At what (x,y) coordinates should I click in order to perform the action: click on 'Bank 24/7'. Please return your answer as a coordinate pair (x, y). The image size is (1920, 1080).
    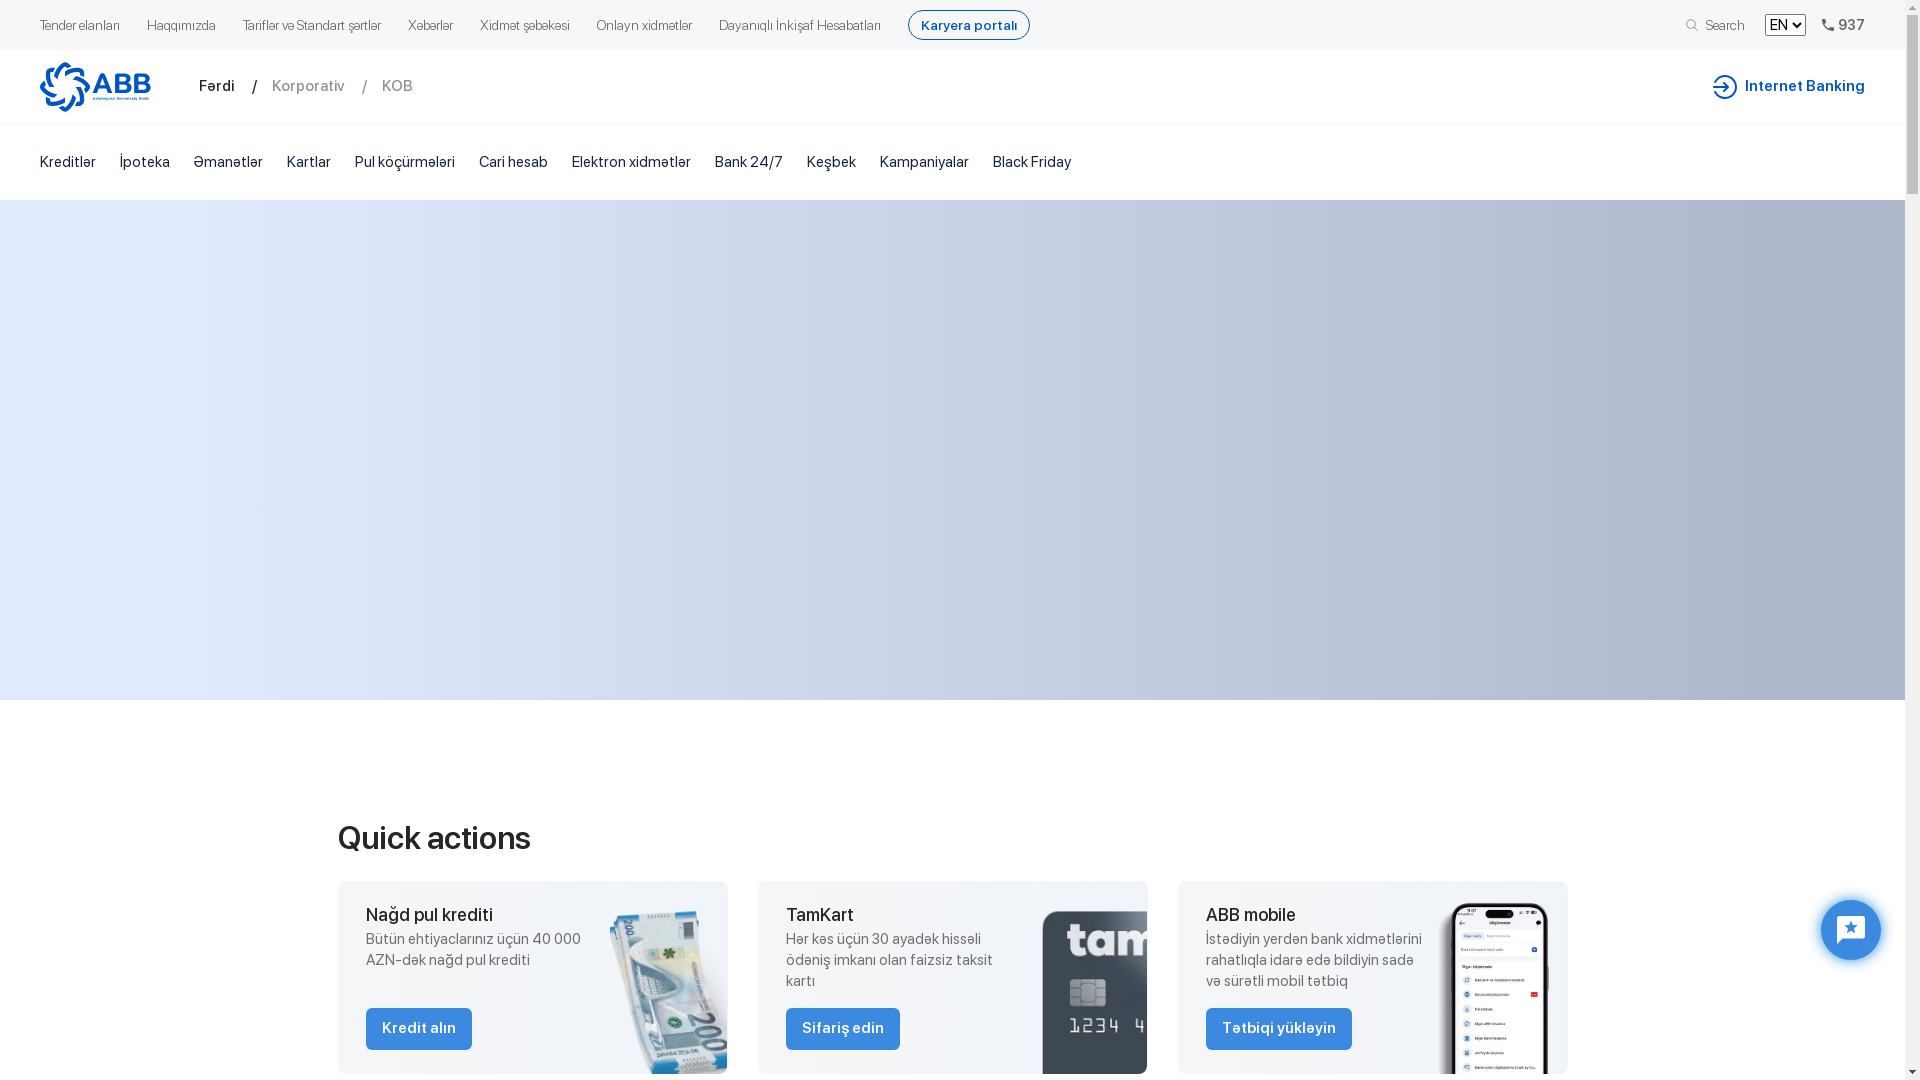
    Looking at the image, I should click on (747, 161).